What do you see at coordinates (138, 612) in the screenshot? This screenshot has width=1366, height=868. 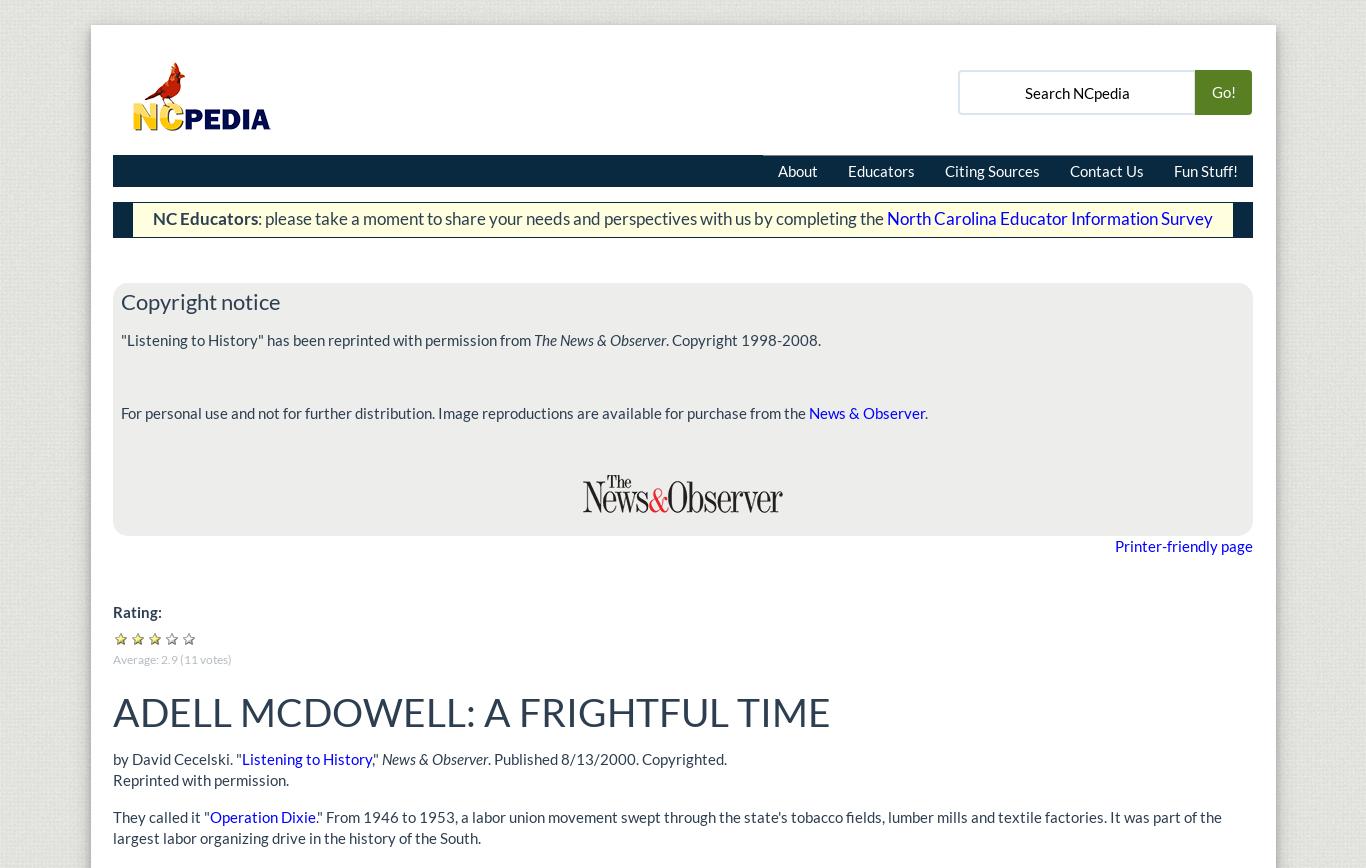 I see `'Rating:'` at bounding box center [138, 612].